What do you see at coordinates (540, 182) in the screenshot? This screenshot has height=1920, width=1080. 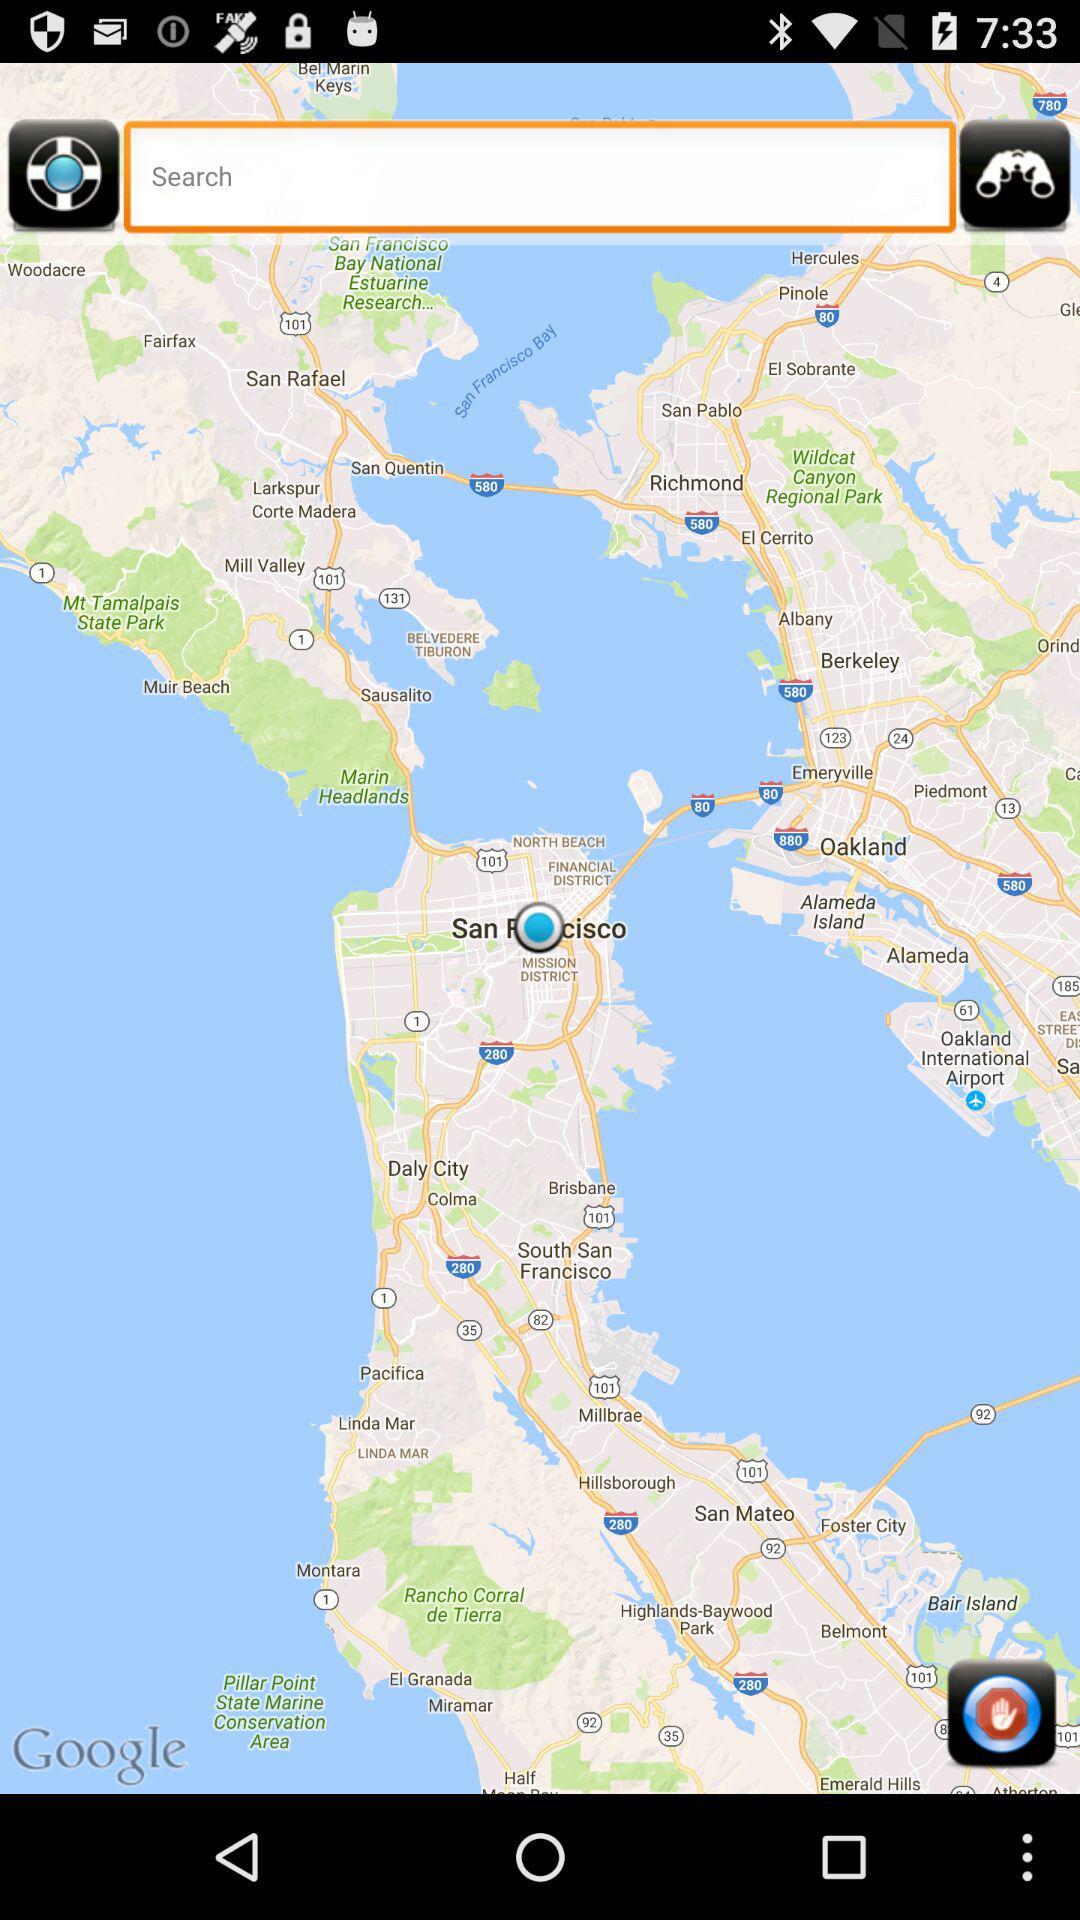 I see `search bar` at bounding box center [540, 182].